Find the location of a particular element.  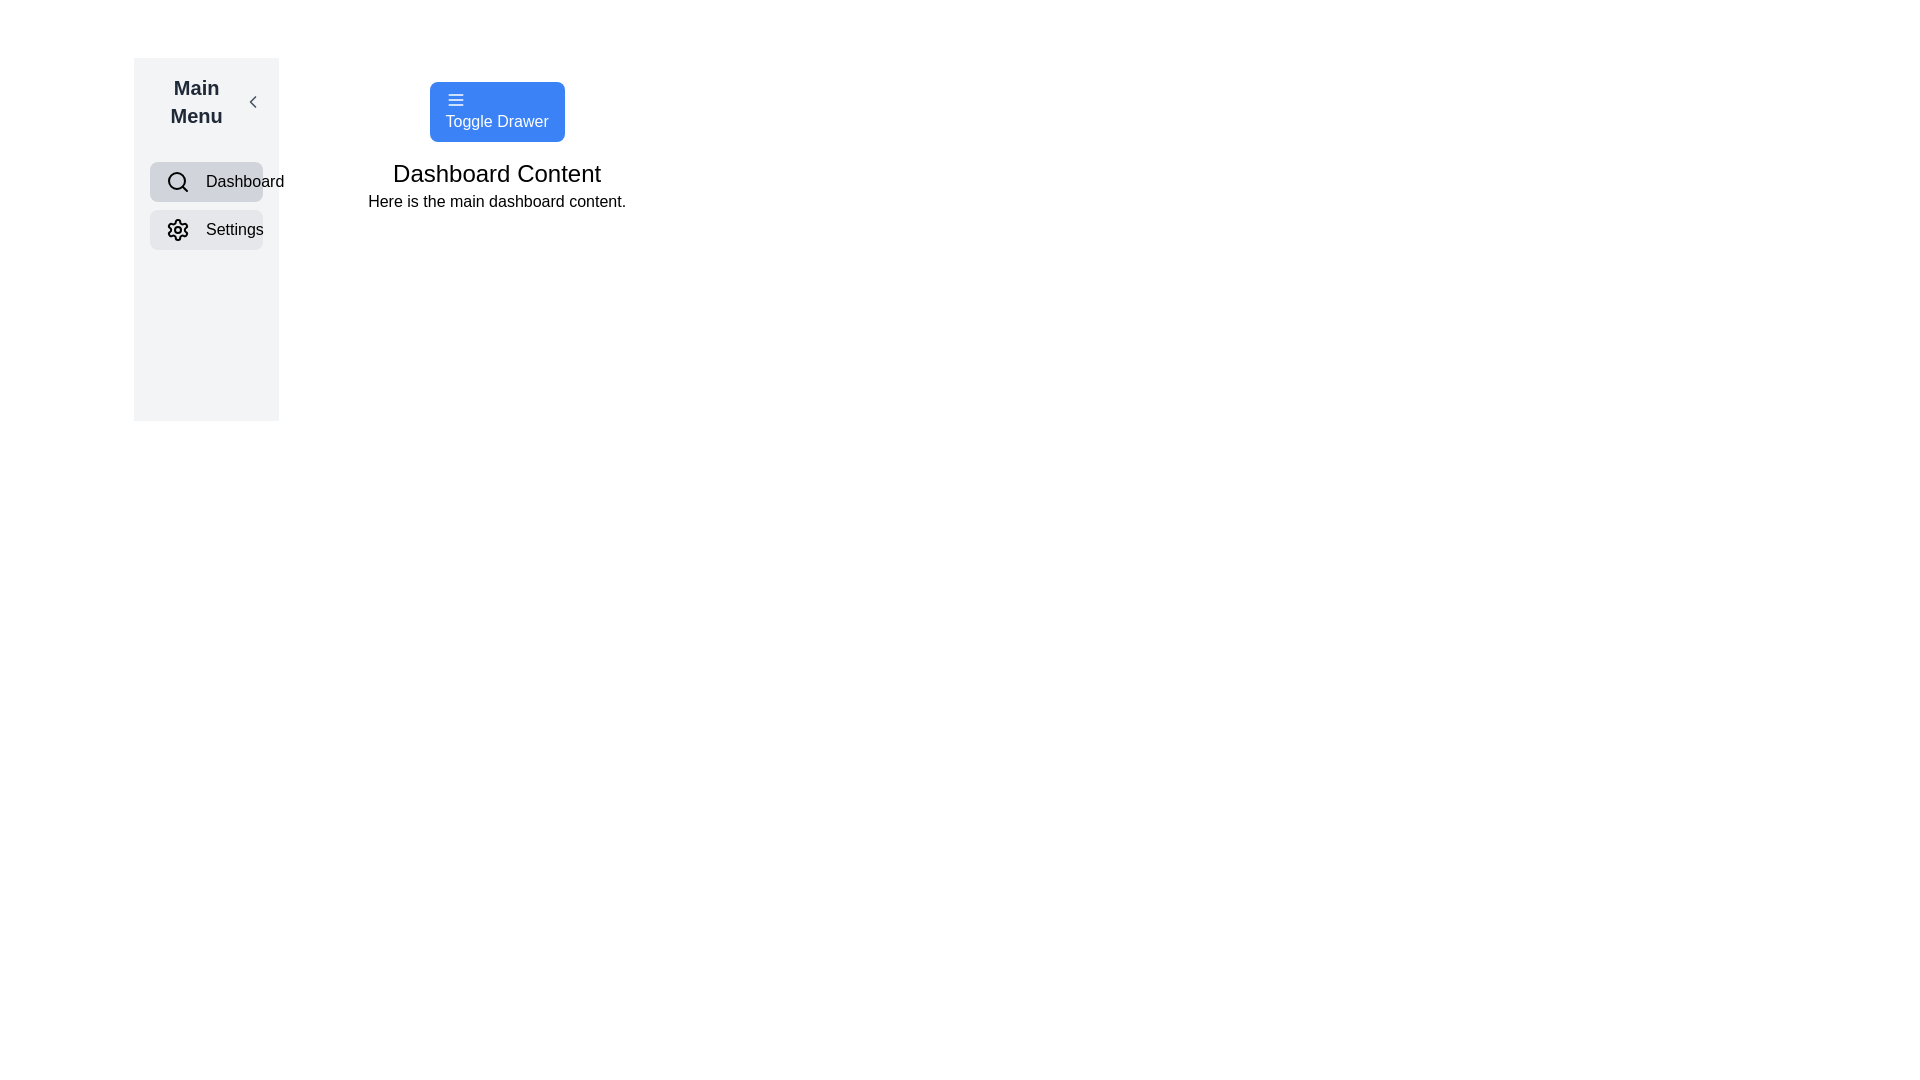

text content of the Text Label located below the 'Dashboard Content' in the central area of the interface is located at coordinates (497, 201).